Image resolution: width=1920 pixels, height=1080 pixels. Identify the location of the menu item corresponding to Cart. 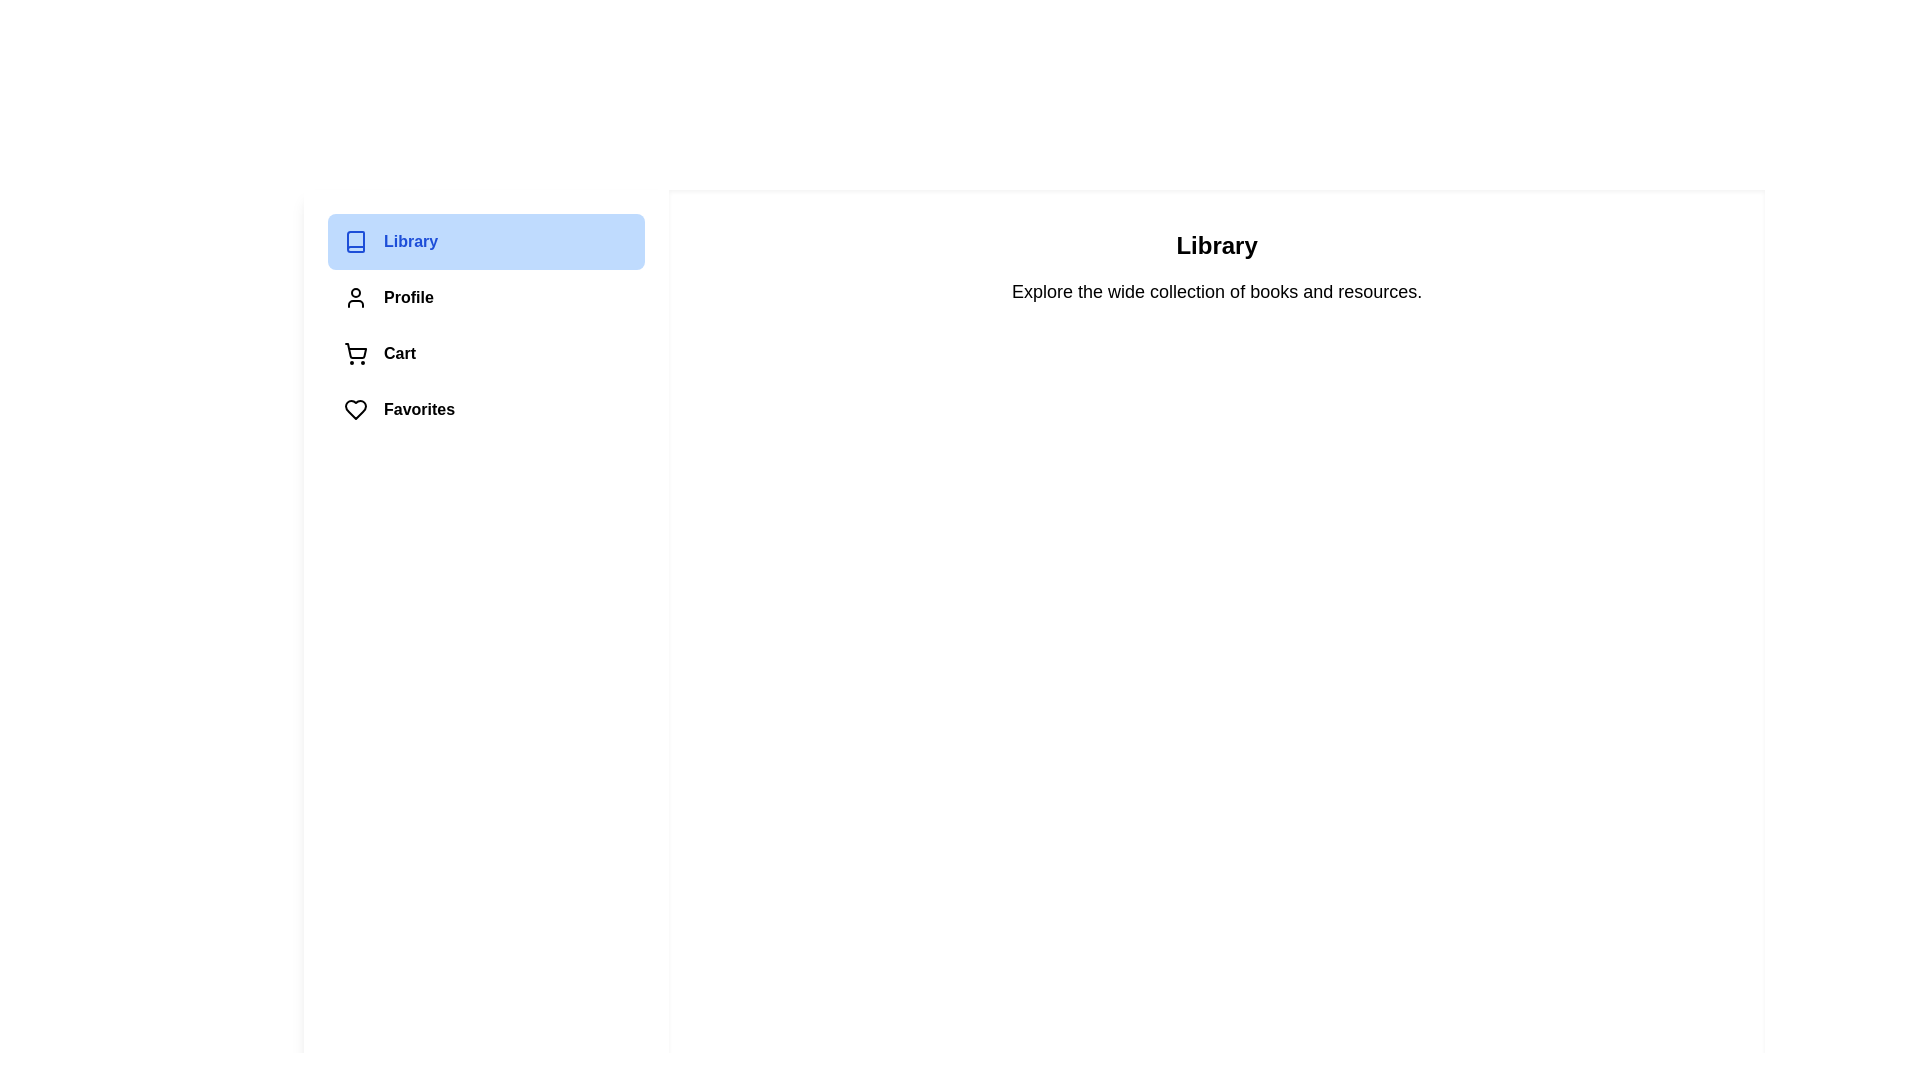
(486, 353).